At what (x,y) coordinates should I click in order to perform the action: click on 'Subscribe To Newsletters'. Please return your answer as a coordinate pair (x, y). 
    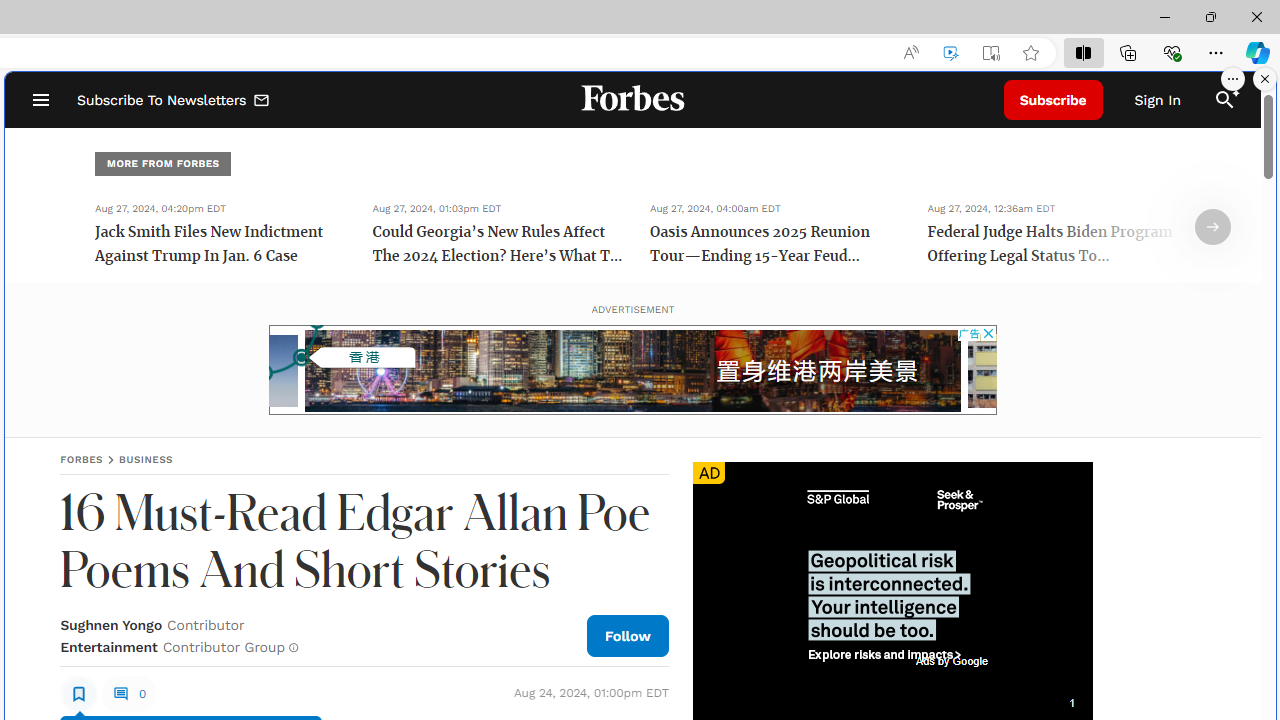
    Looking at the image, I should click on (174, 100).